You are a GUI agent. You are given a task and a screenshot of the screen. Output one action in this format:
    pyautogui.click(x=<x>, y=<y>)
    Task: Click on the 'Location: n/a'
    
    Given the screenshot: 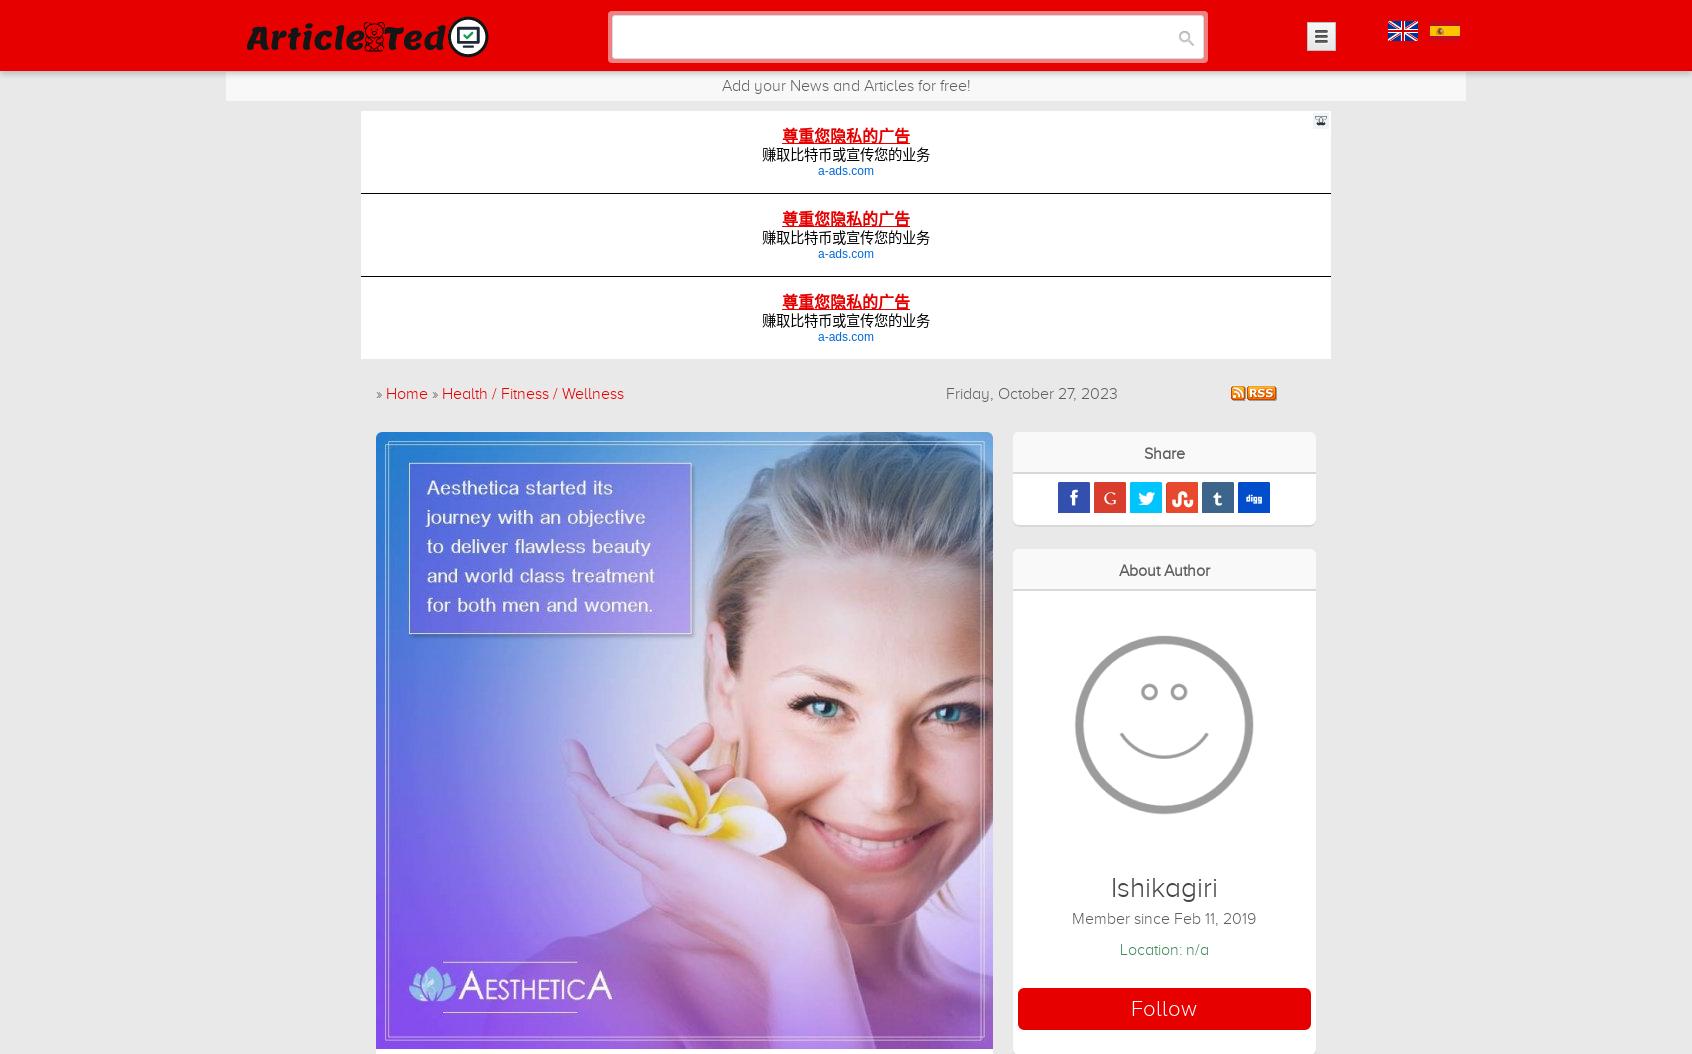 What is the action you would take?
    pyautogui.click(x=1162, y=949)
    